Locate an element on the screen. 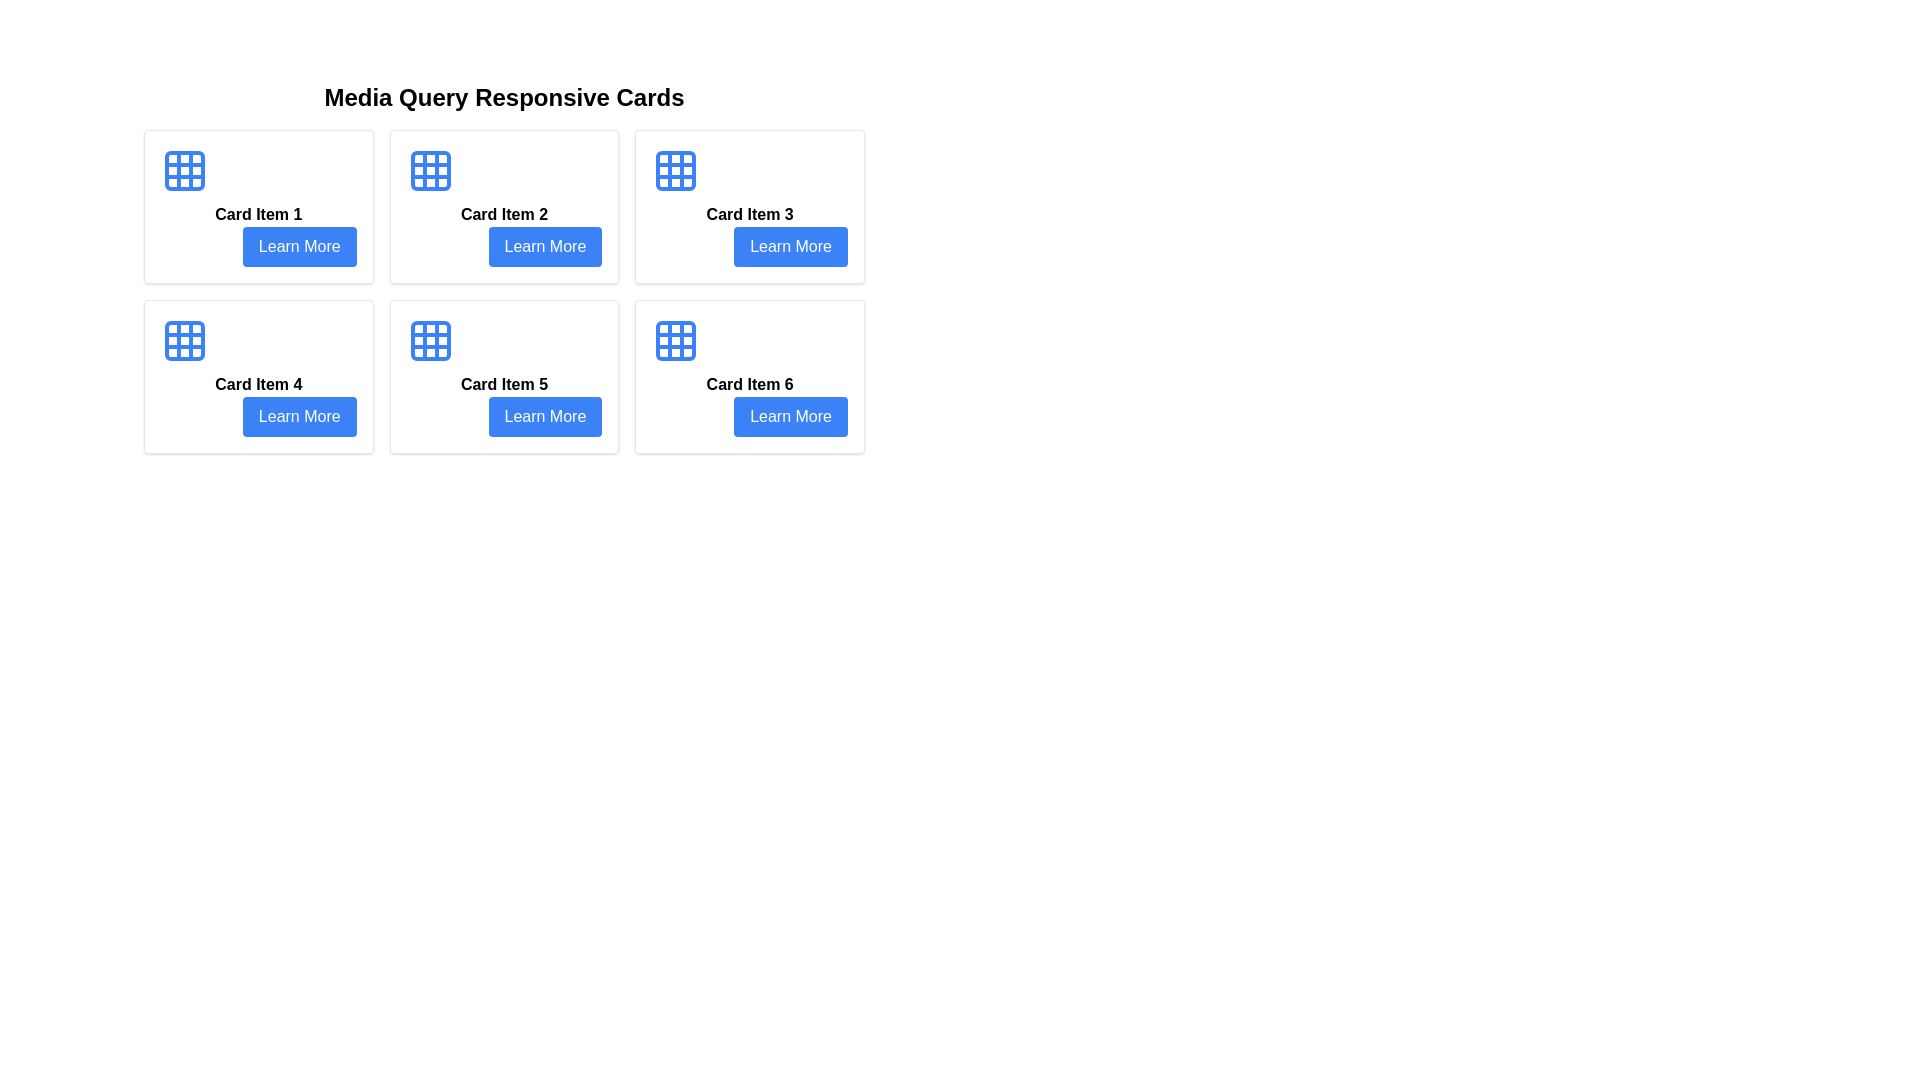  the small blue square with rounded edges located in the top-left cell of a 3x3 grid structure above 'Card Item 1' text is located at coordinates (185, 169).